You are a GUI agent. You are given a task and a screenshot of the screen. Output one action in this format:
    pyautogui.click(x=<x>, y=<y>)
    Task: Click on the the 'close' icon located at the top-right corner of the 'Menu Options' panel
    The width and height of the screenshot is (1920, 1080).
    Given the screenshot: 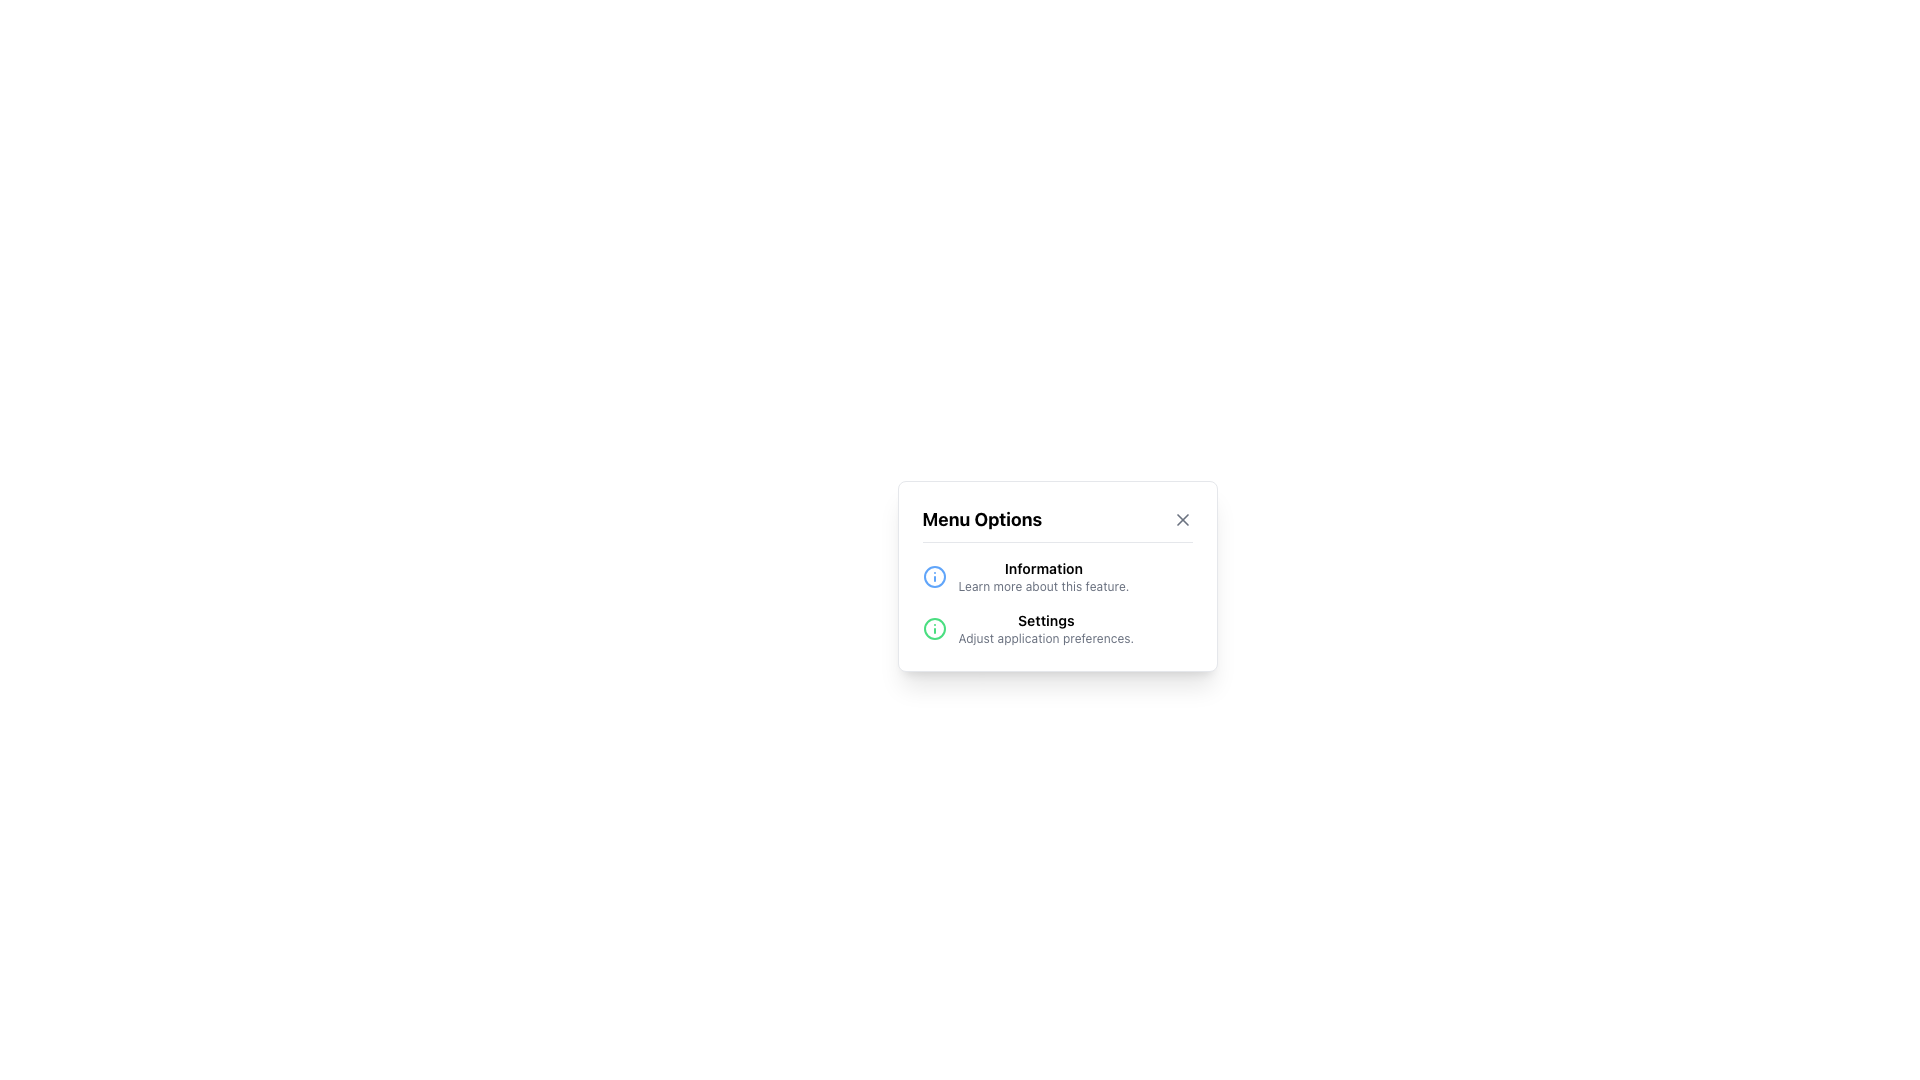 What is the action you would take?
    pyautogui.click(x=1182, y=518)
    